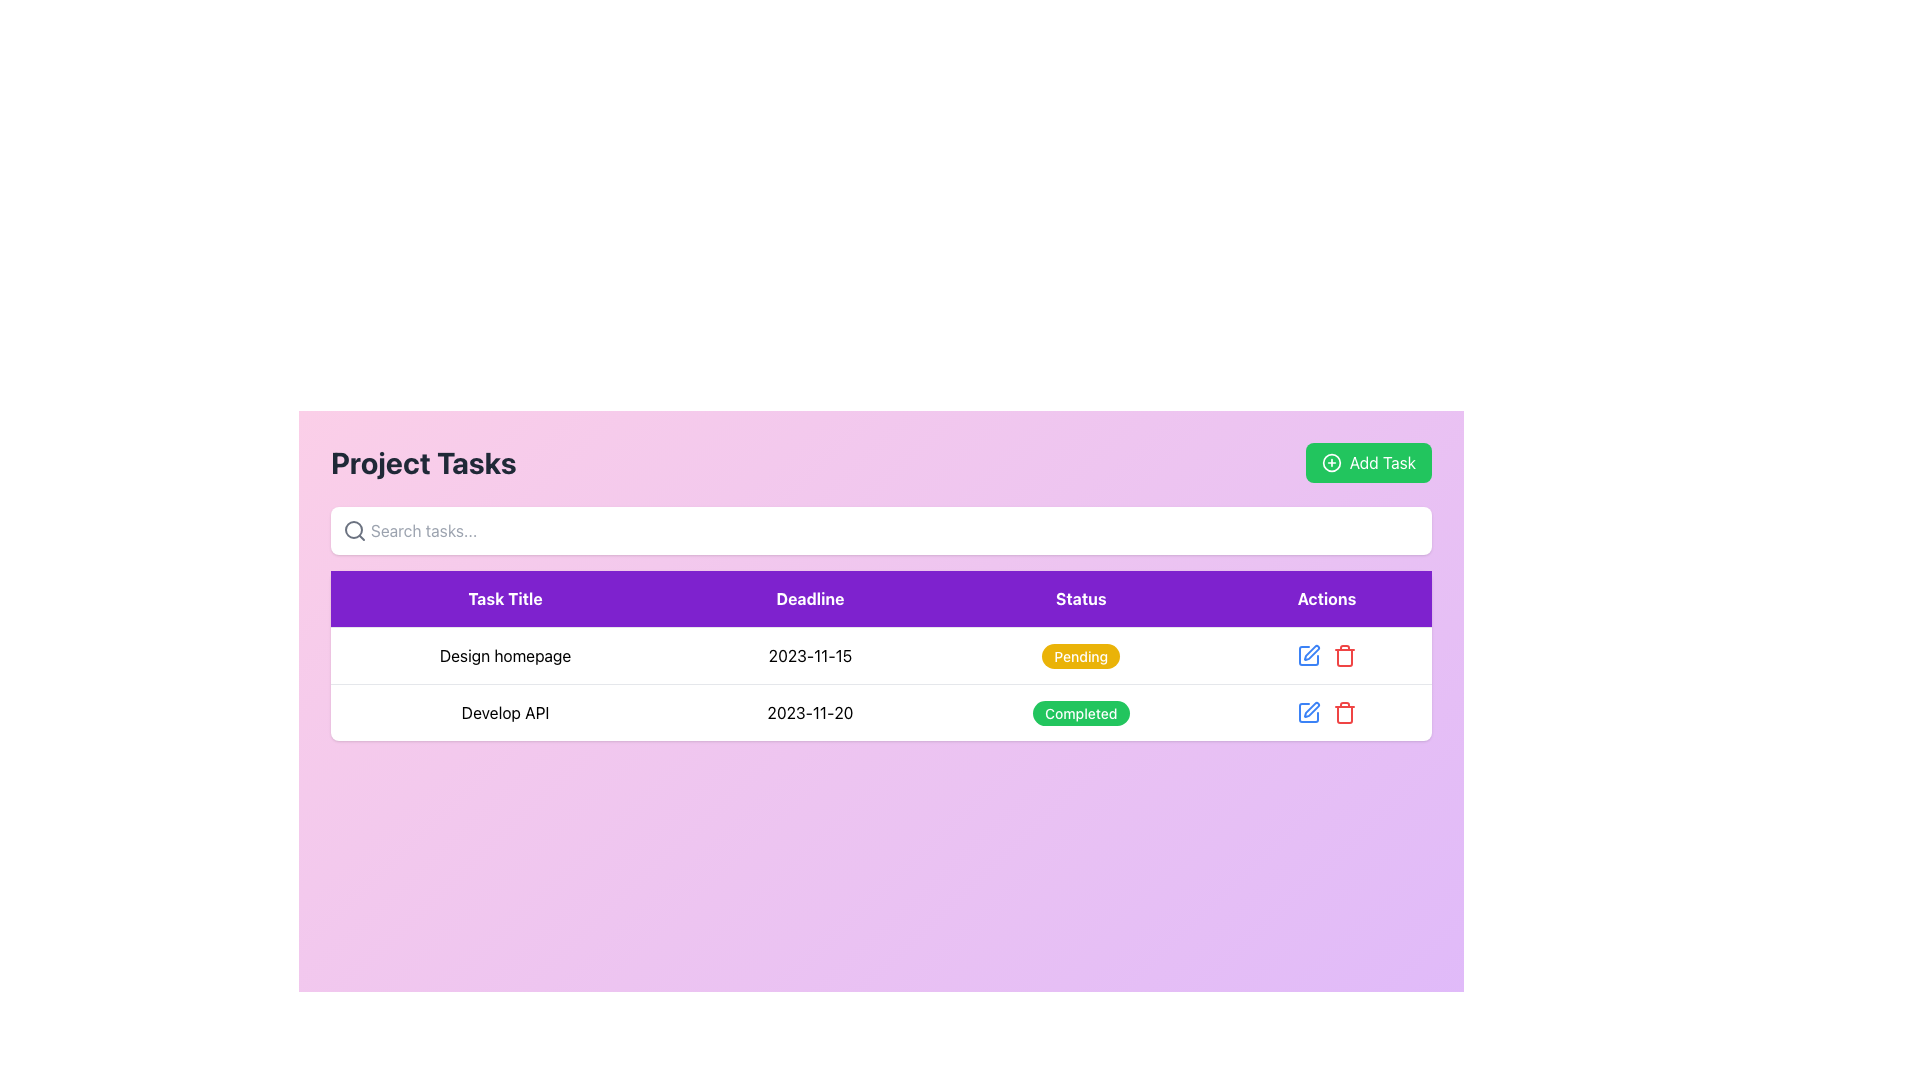 Image resolution: width=1920 pixels, height=1080 pixels. I want to click on the edit icon button located in the second row of the 'Actions' column of the task table, so click(1308, 712).